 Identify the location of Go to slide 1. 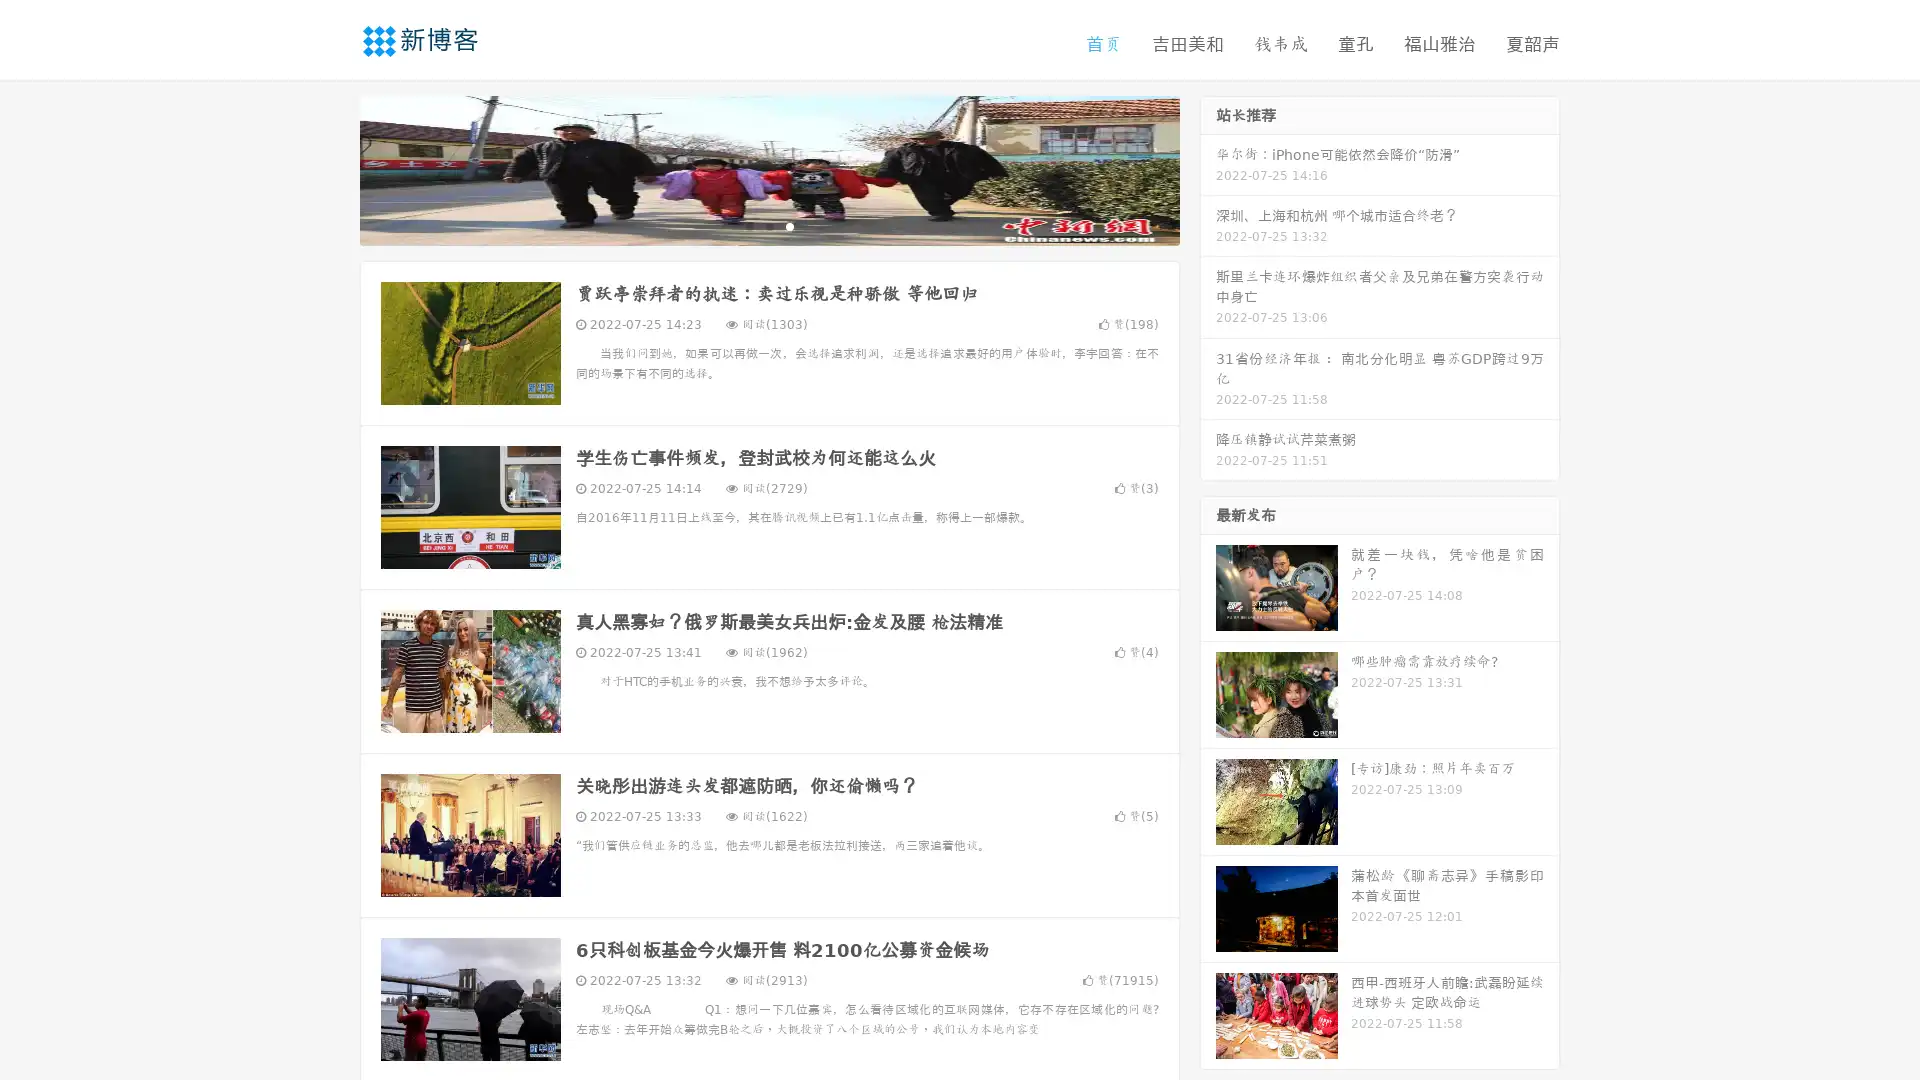
(748, 225).